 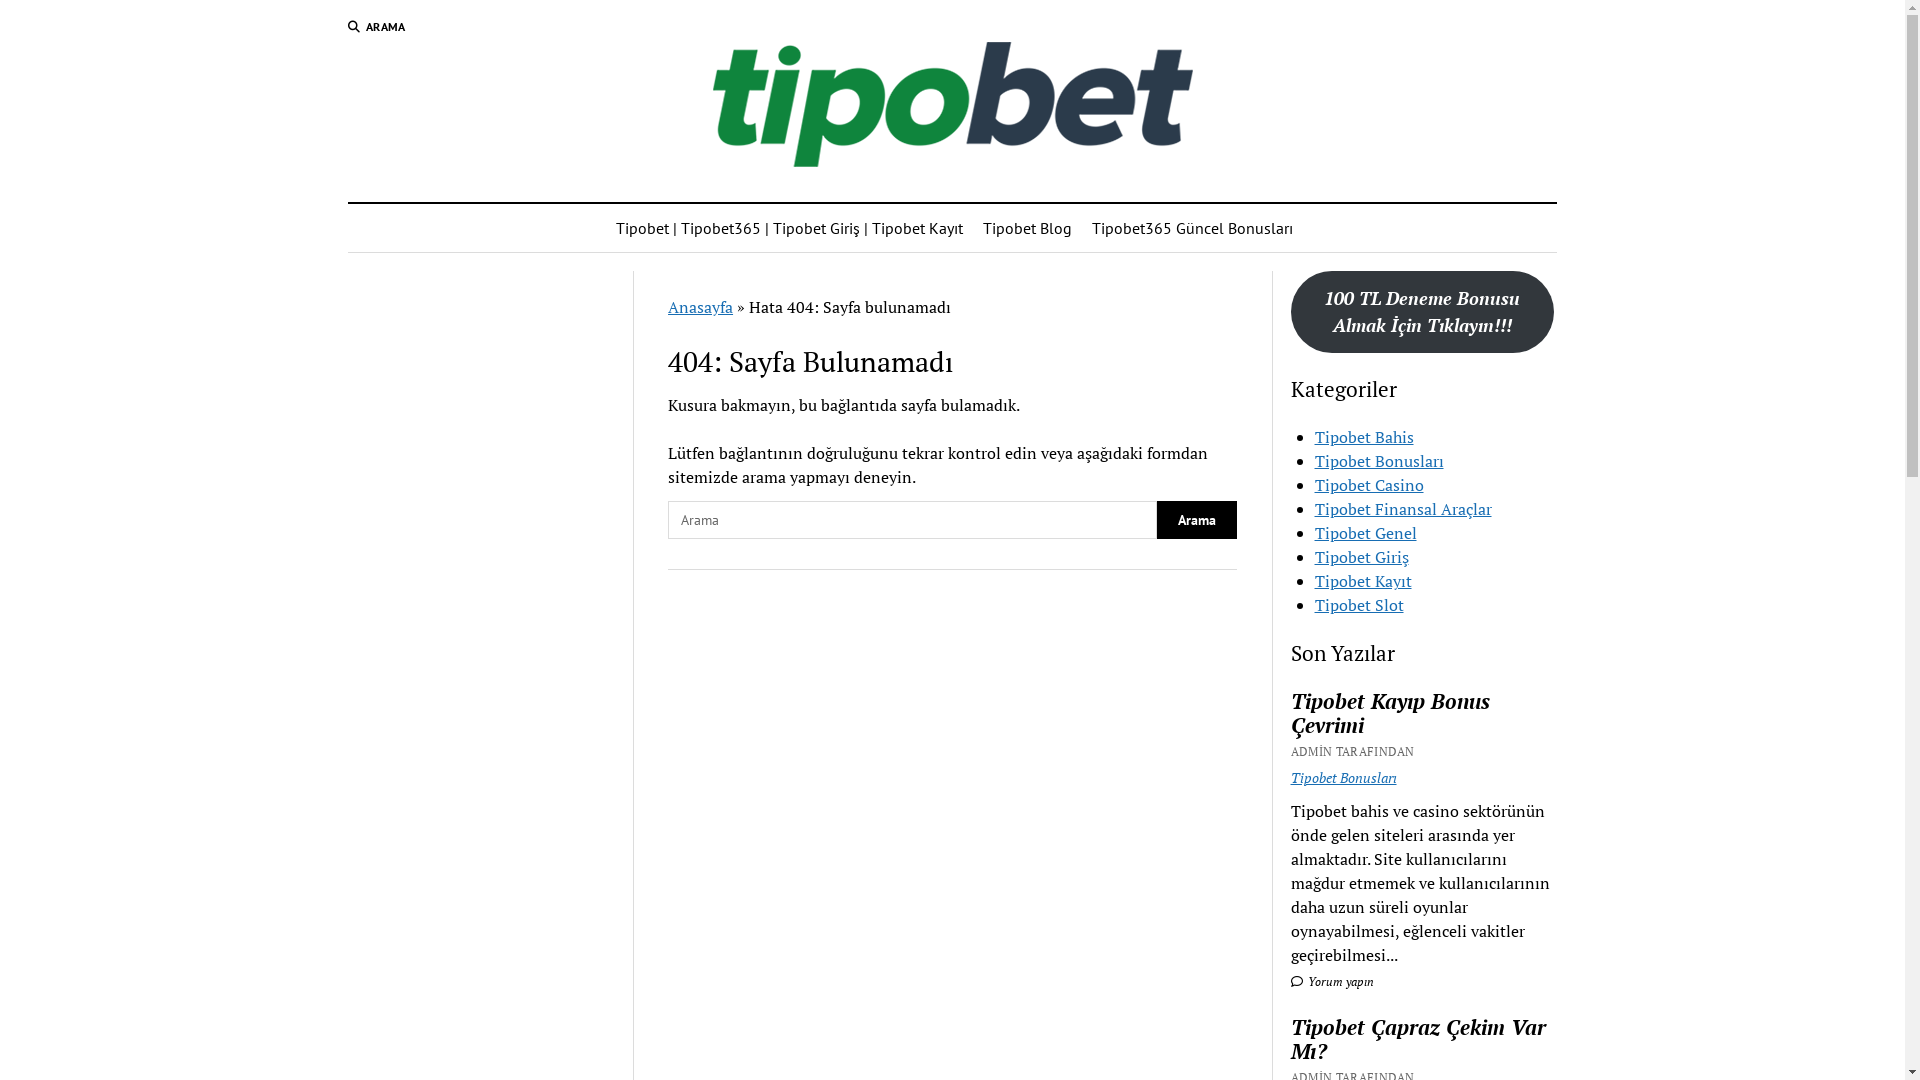 What do you see at coordinates (1027, 226) in the screenshot?
I see `'Tipobet Blog'` at bounding box center [1027, 226].